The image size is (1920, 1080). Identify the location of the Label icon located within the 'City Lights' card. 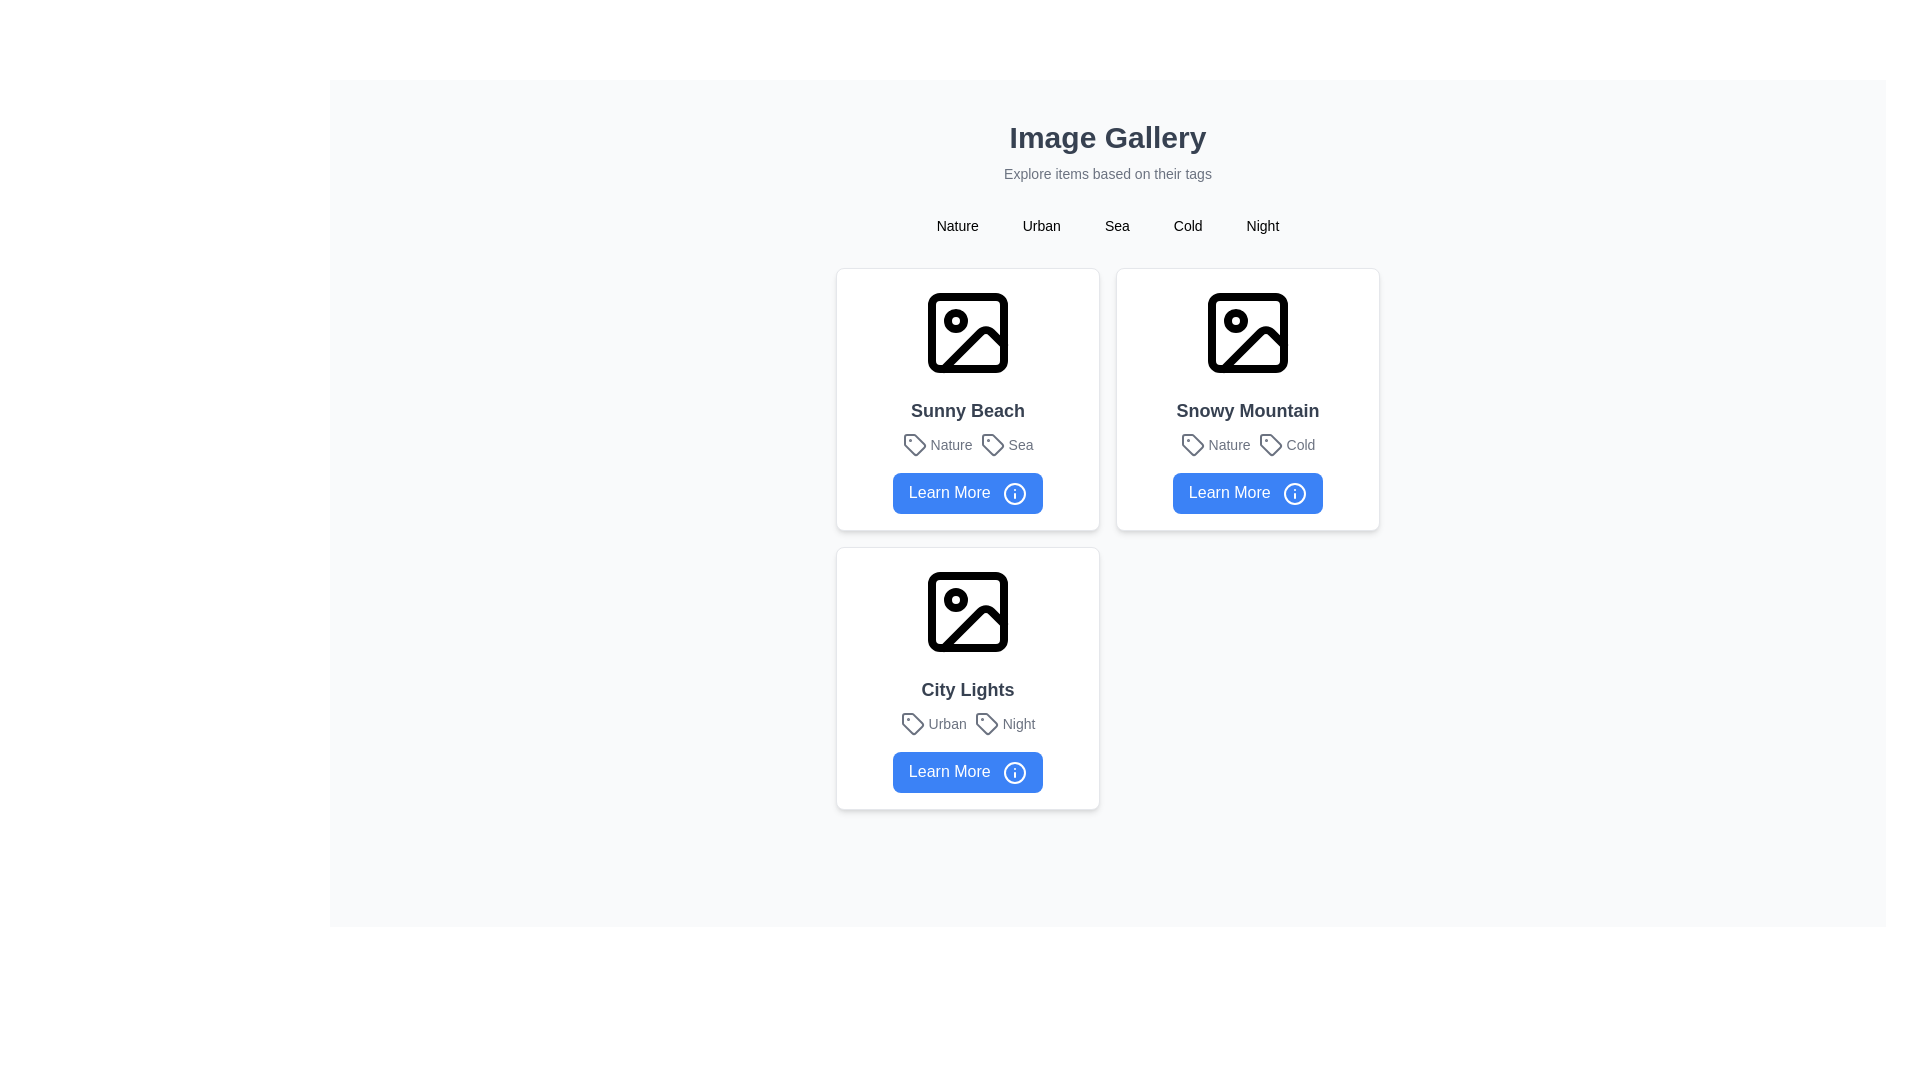
(911, 723).